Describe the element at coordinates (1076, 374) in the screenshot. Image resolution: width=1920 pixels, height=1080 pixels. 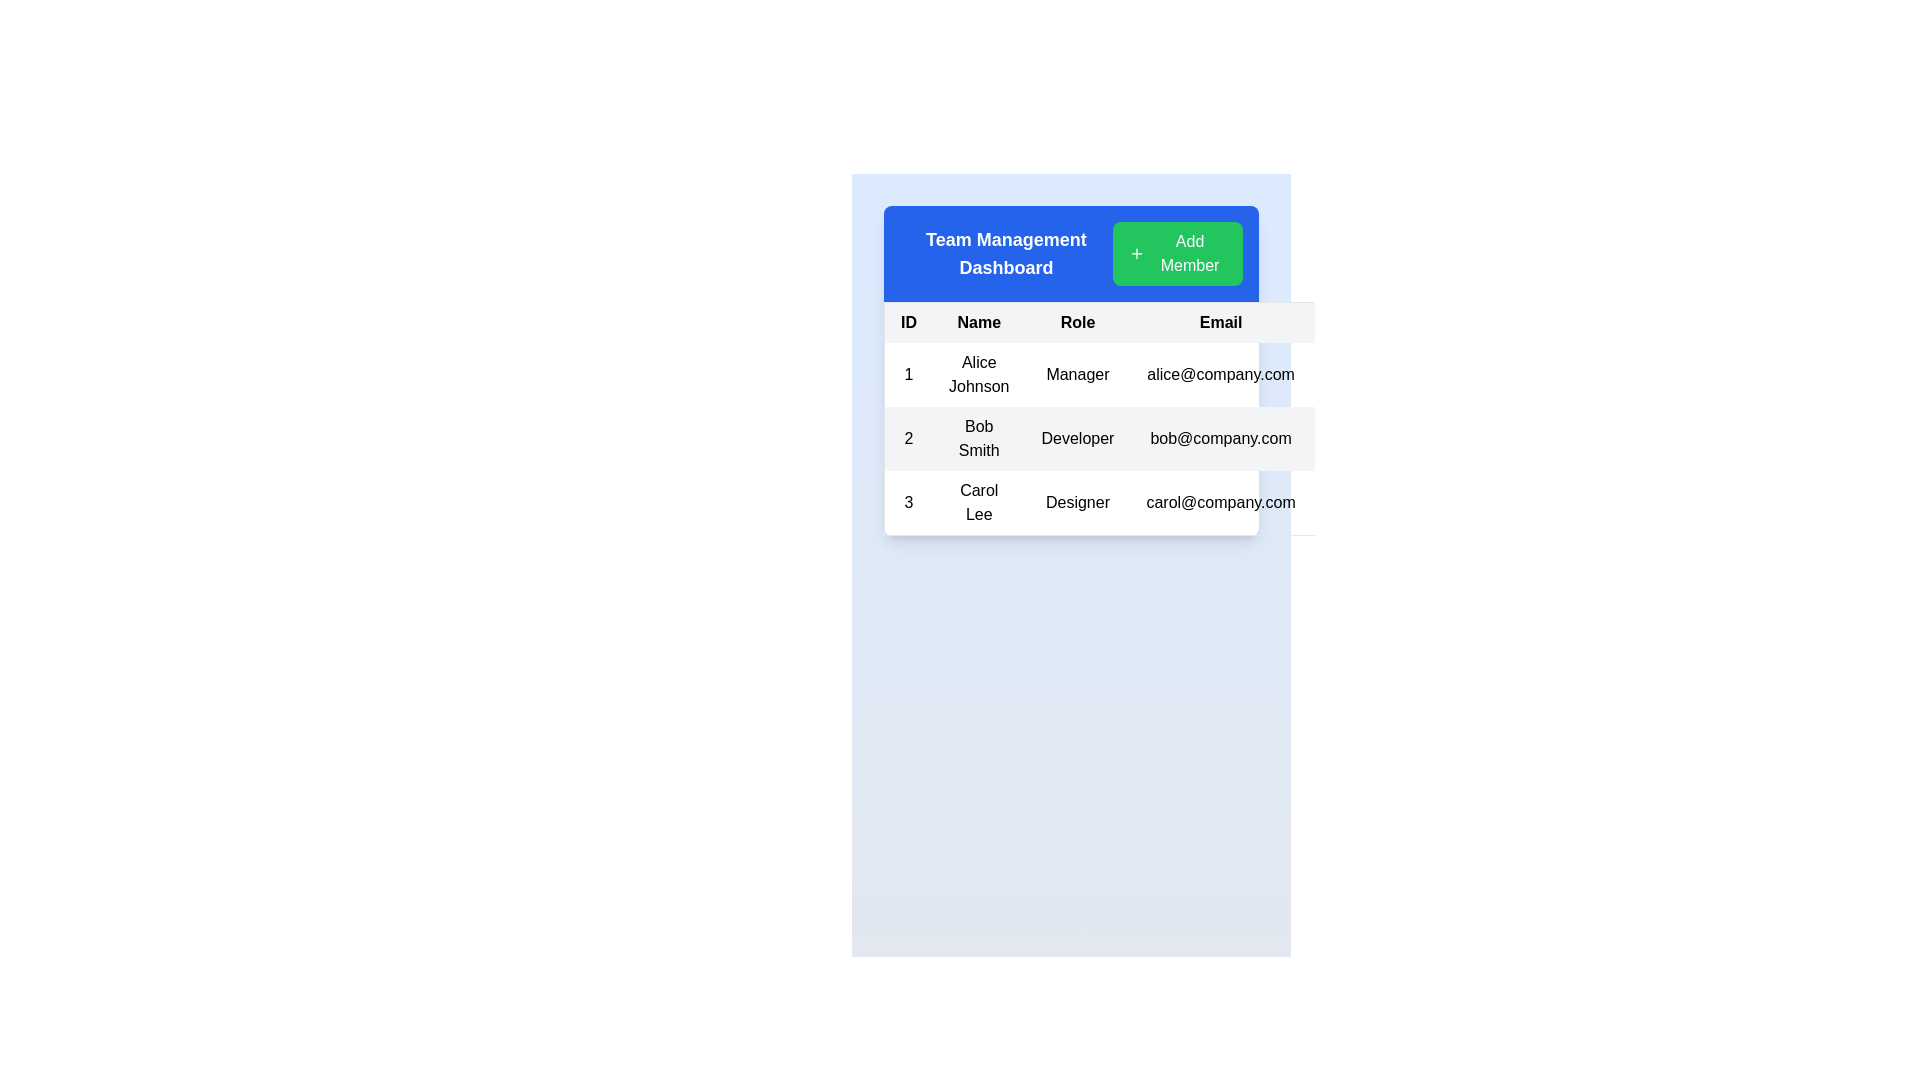
I see `text label in the third cell of the first row, under the 'Role' header, which indicates the role associated with 'Alice Johnson'` at that location.